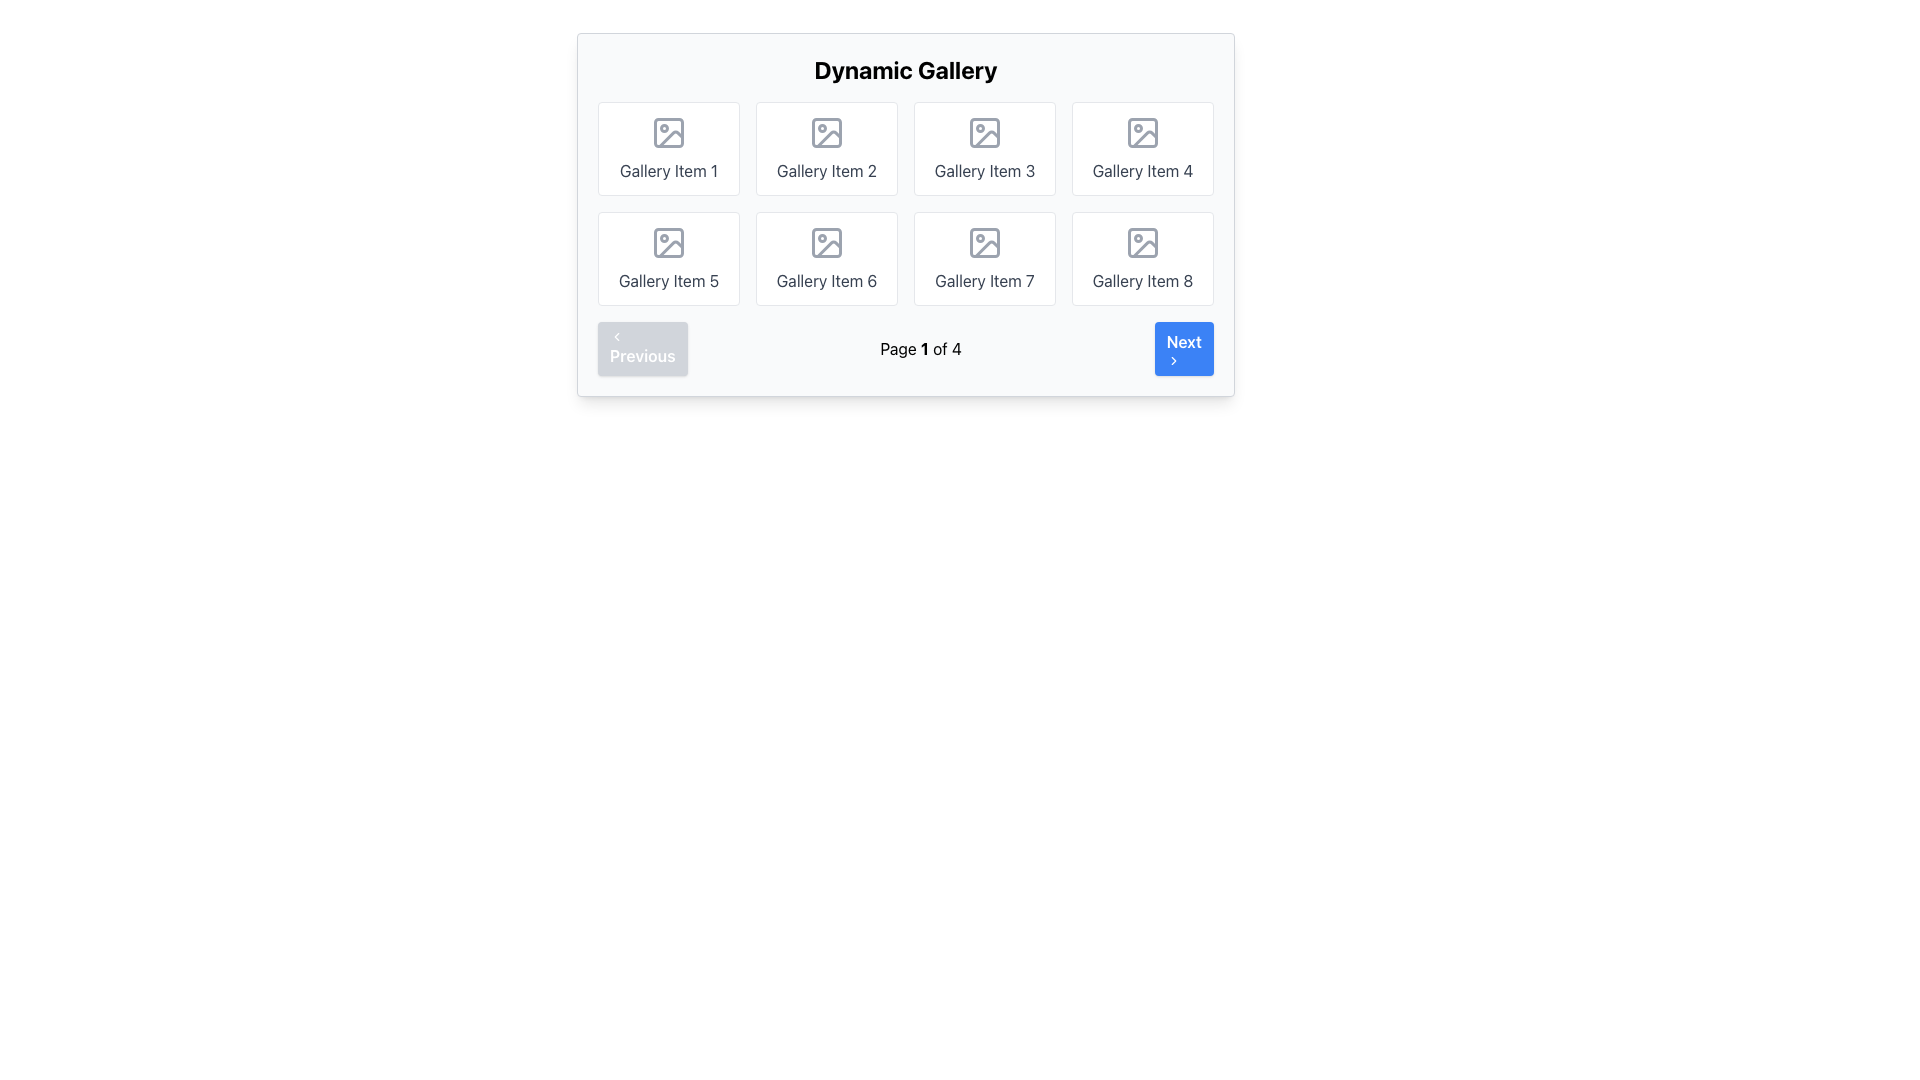 This screenshot has width=1920, height=1080. What do you see at coordinates (1142, 242) in the screenshot?
I see `the gray square icon with rounded corners in the bottom-right corner of the layout, specifically part of 'Gallery Item 8'` at bounding box center [1142, 242].